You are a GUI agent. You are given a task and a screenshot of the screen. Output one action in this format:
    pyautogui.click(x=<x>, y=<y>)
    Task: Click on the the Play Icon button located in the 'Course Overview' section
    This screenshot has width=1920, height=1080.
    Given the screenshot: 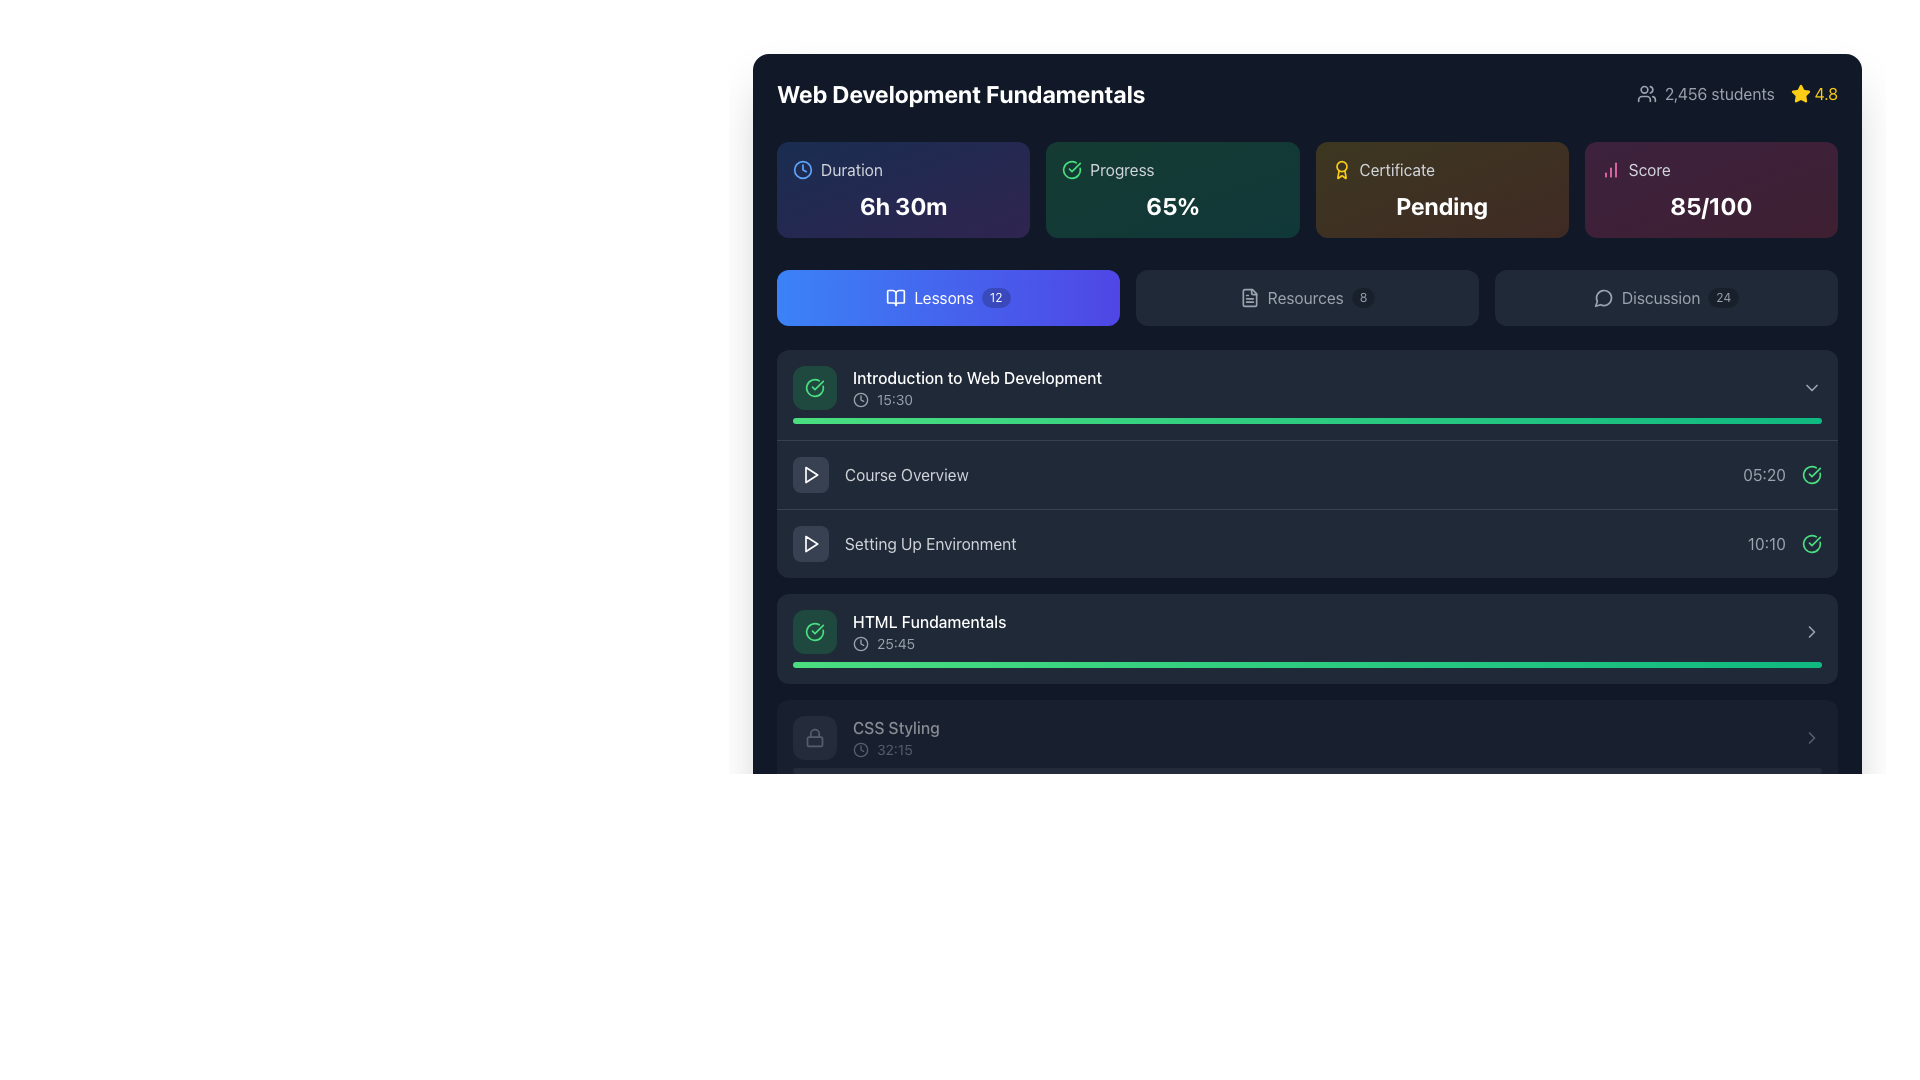 What is the action you would take?
    pyautogui.click(x=811, y=474)
    